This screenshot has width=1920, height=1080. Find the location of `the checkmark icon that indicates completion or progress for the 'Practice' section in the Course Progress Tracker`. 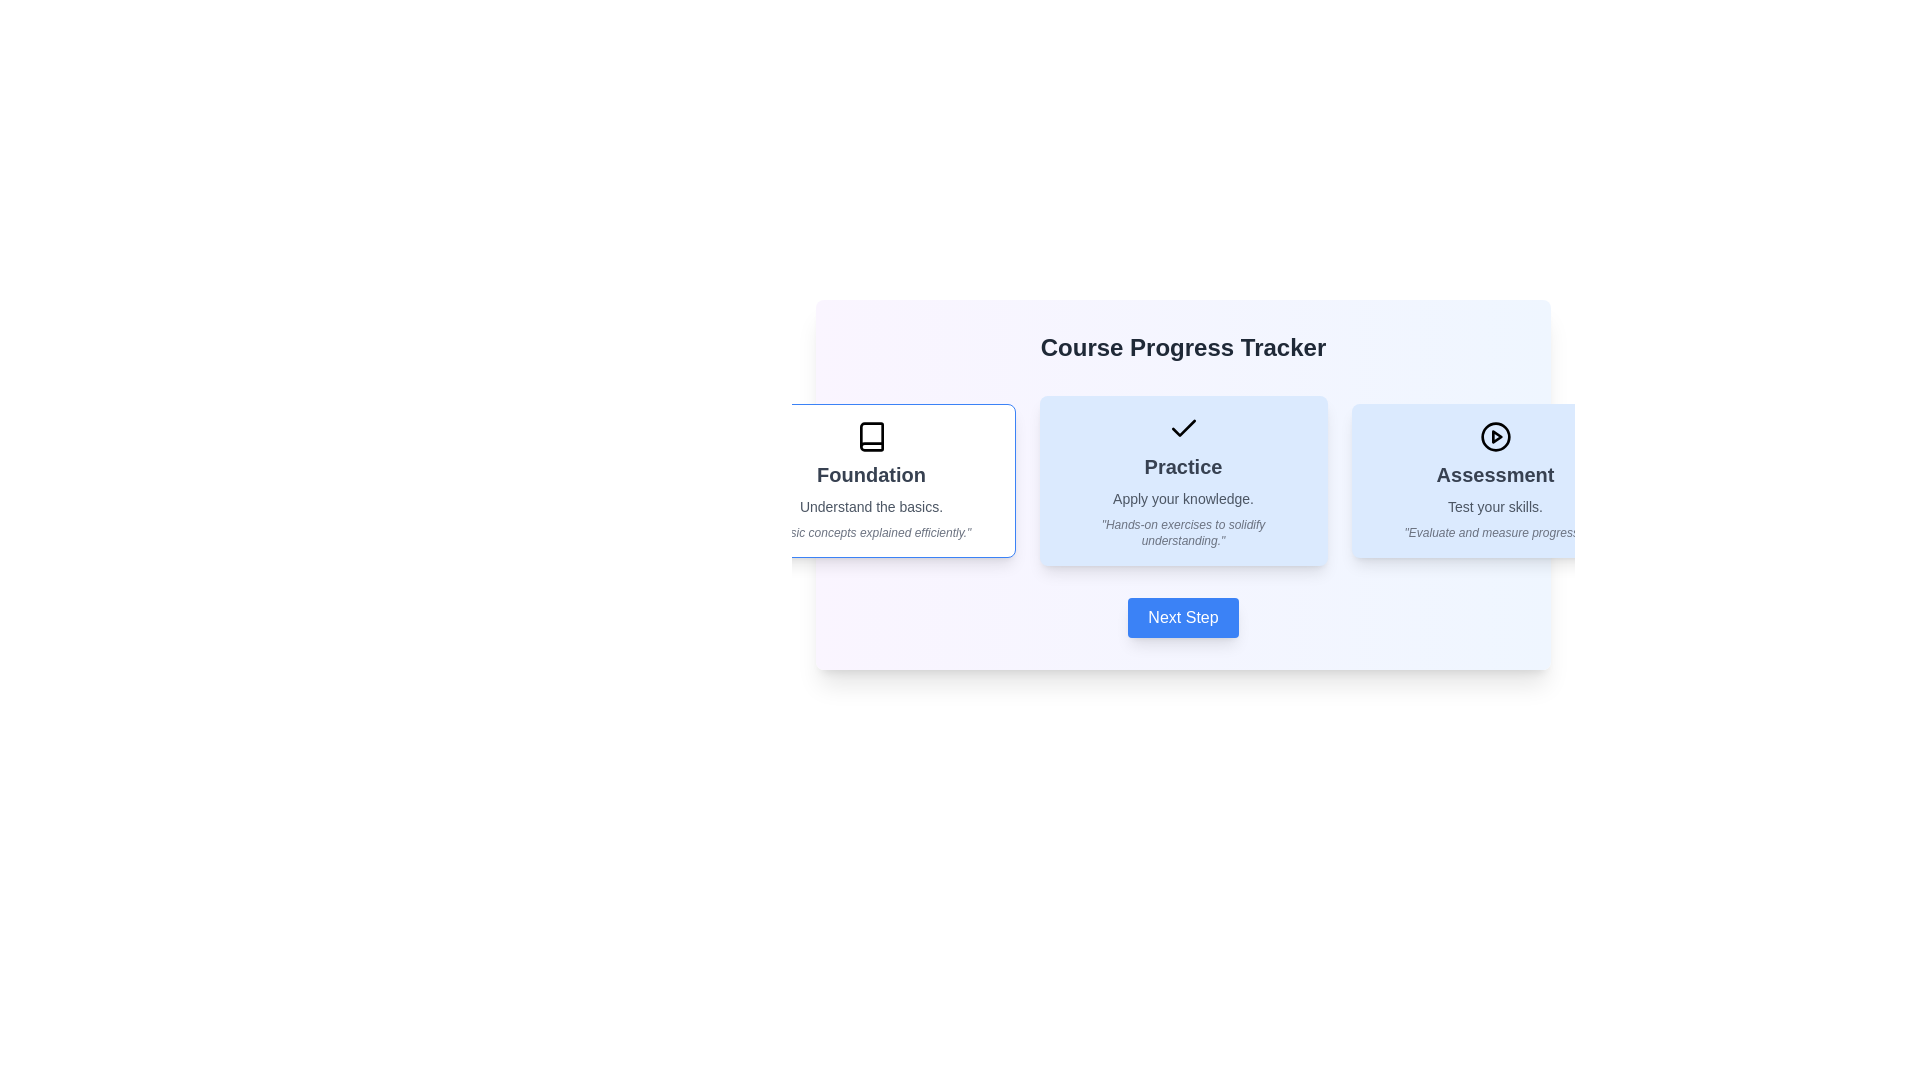

the checkmark icon that indicates completion or progress for the 'Practice' section in the Course Progress Tracker is located at coordinates (1183, 427).